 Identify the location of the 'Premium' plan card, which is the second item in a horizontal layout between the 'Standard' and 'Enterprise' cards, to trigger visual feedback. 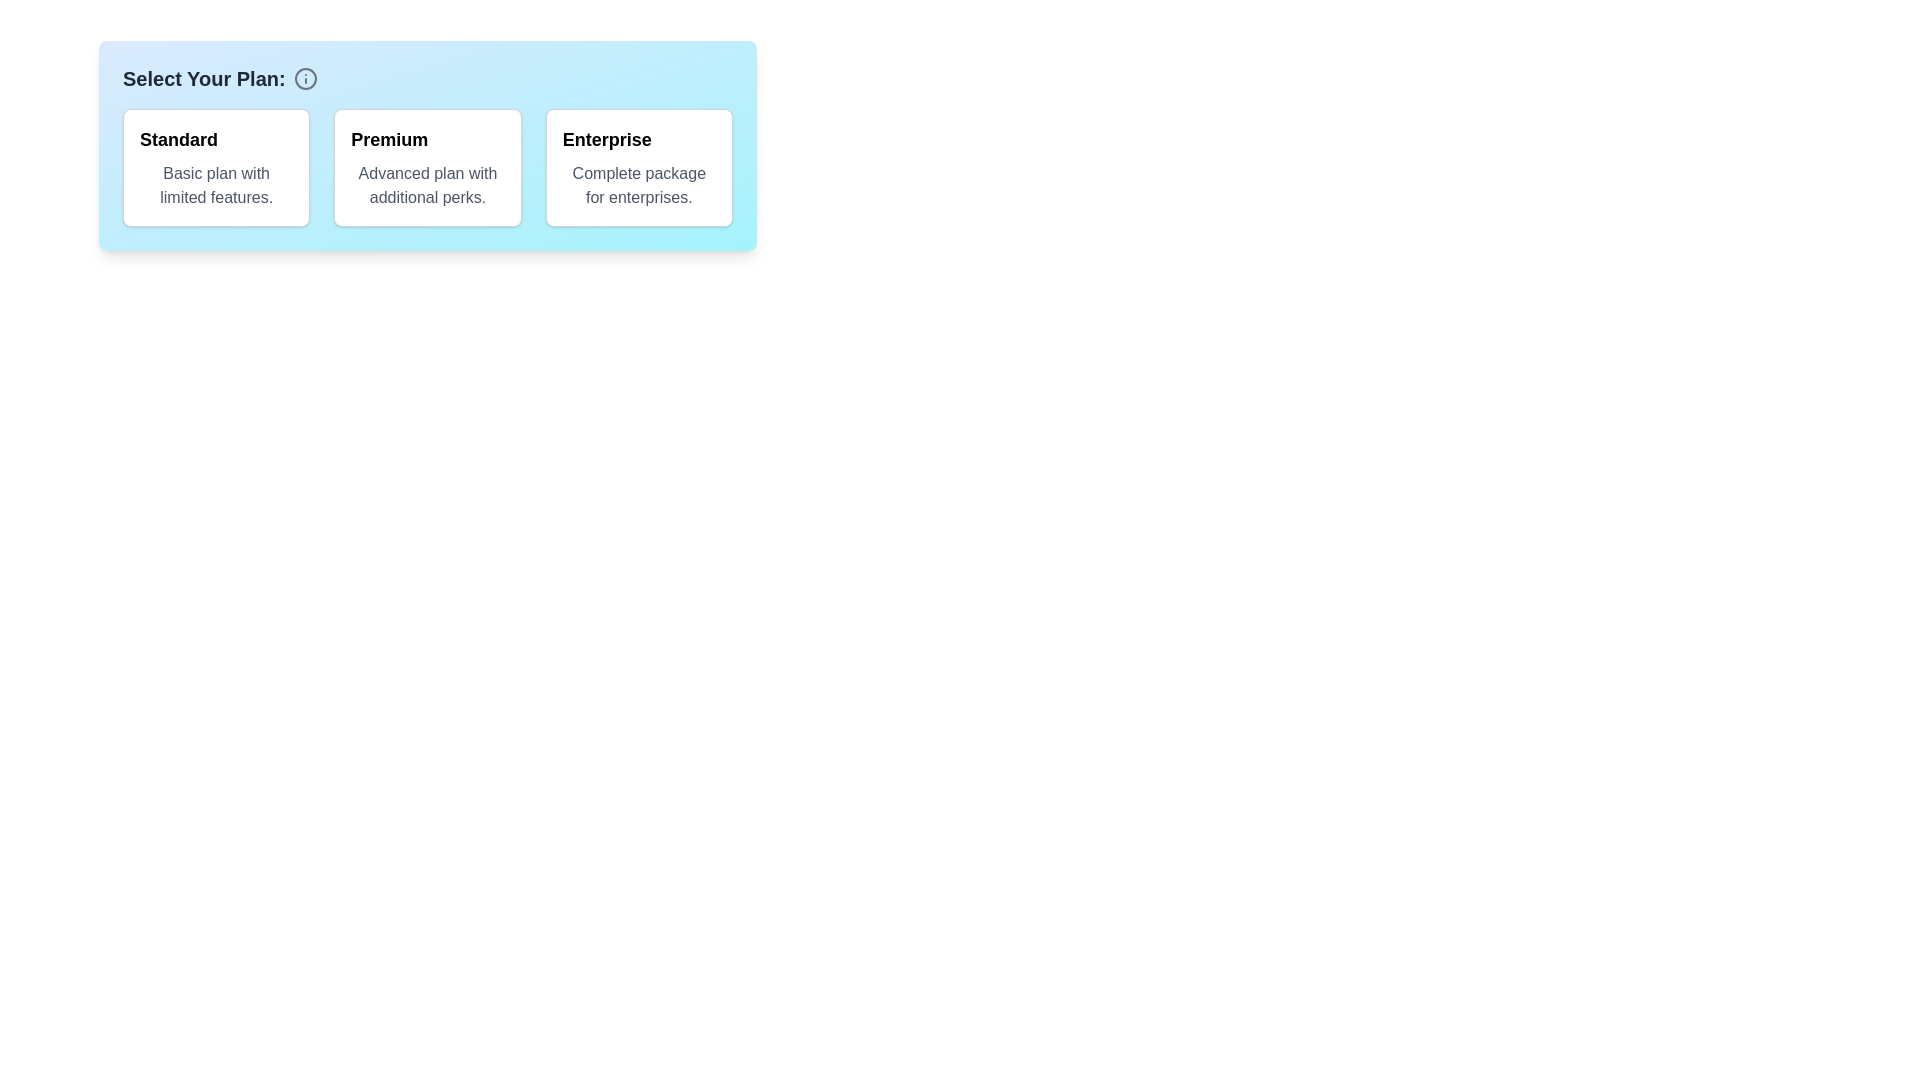
(426, 167).